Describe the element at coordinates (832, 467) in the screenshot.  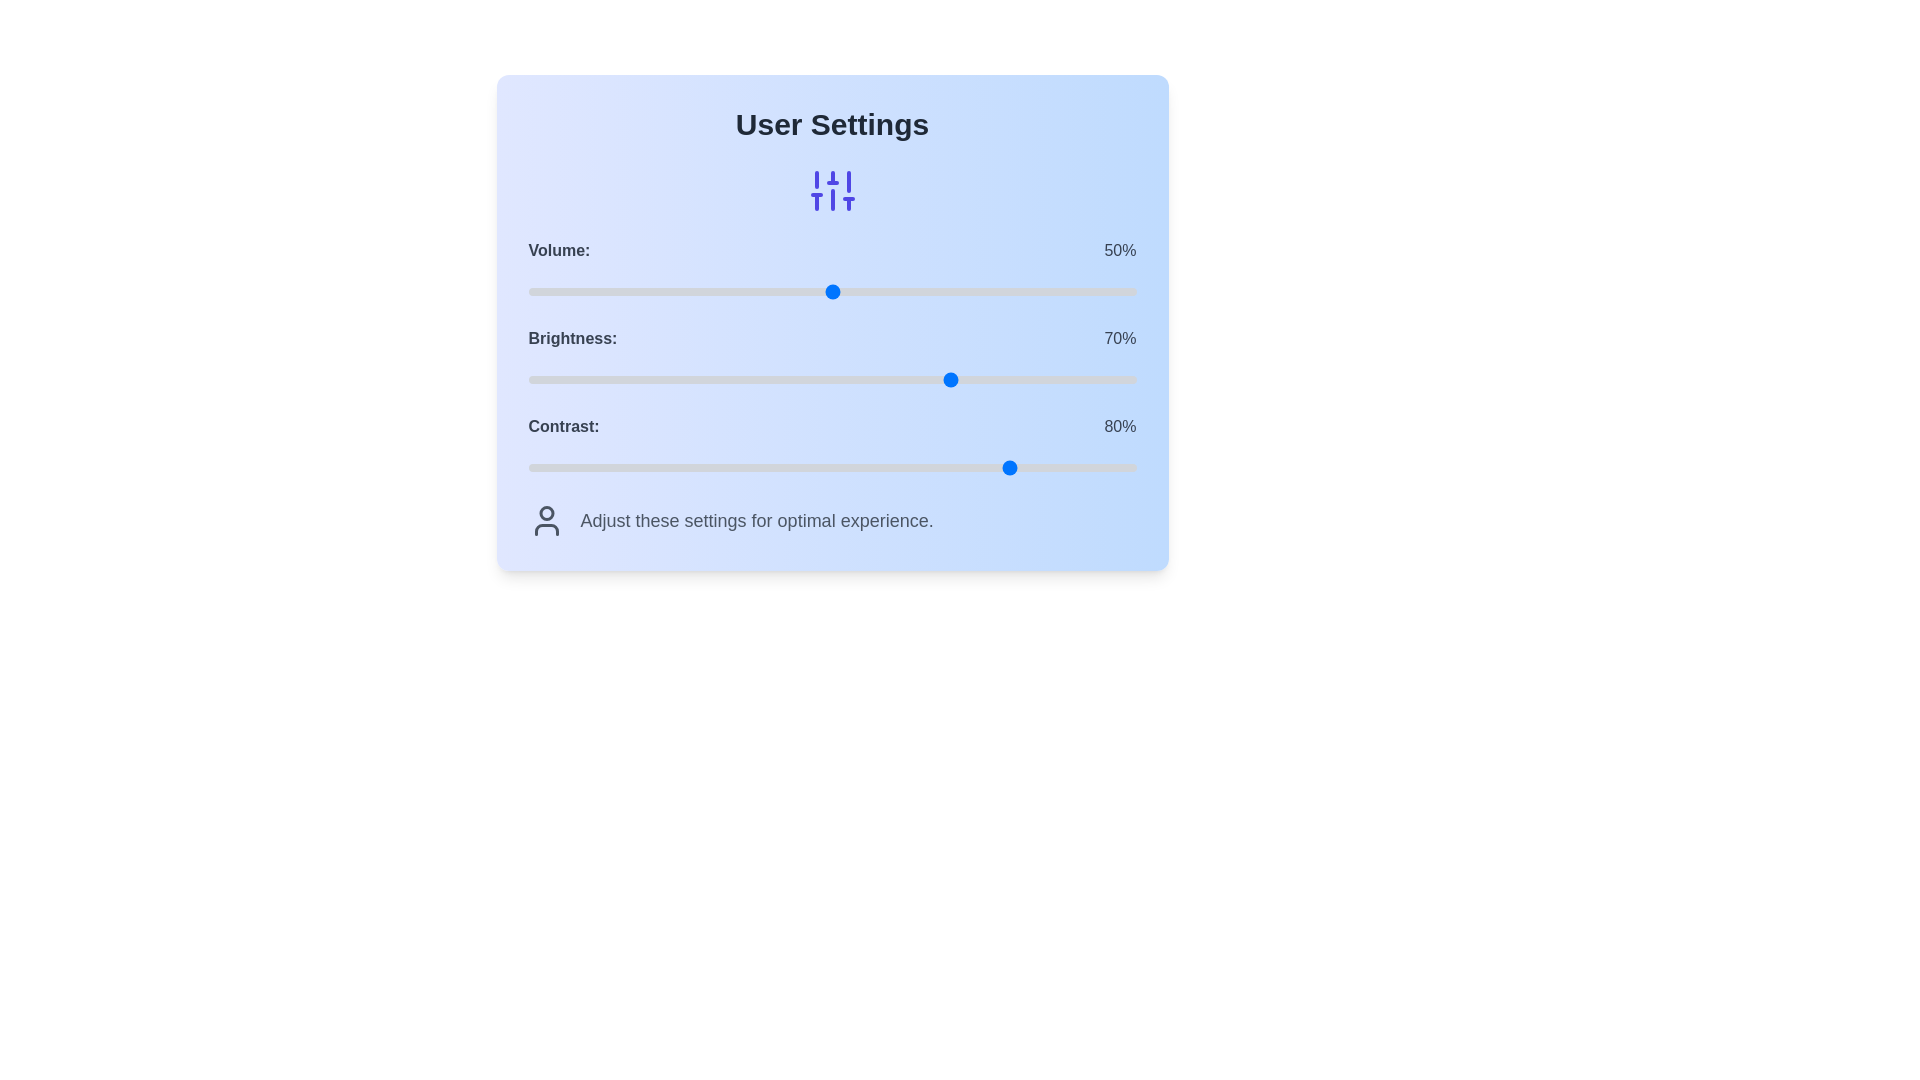
I see `the contrast adjustment slider handle` at that location.